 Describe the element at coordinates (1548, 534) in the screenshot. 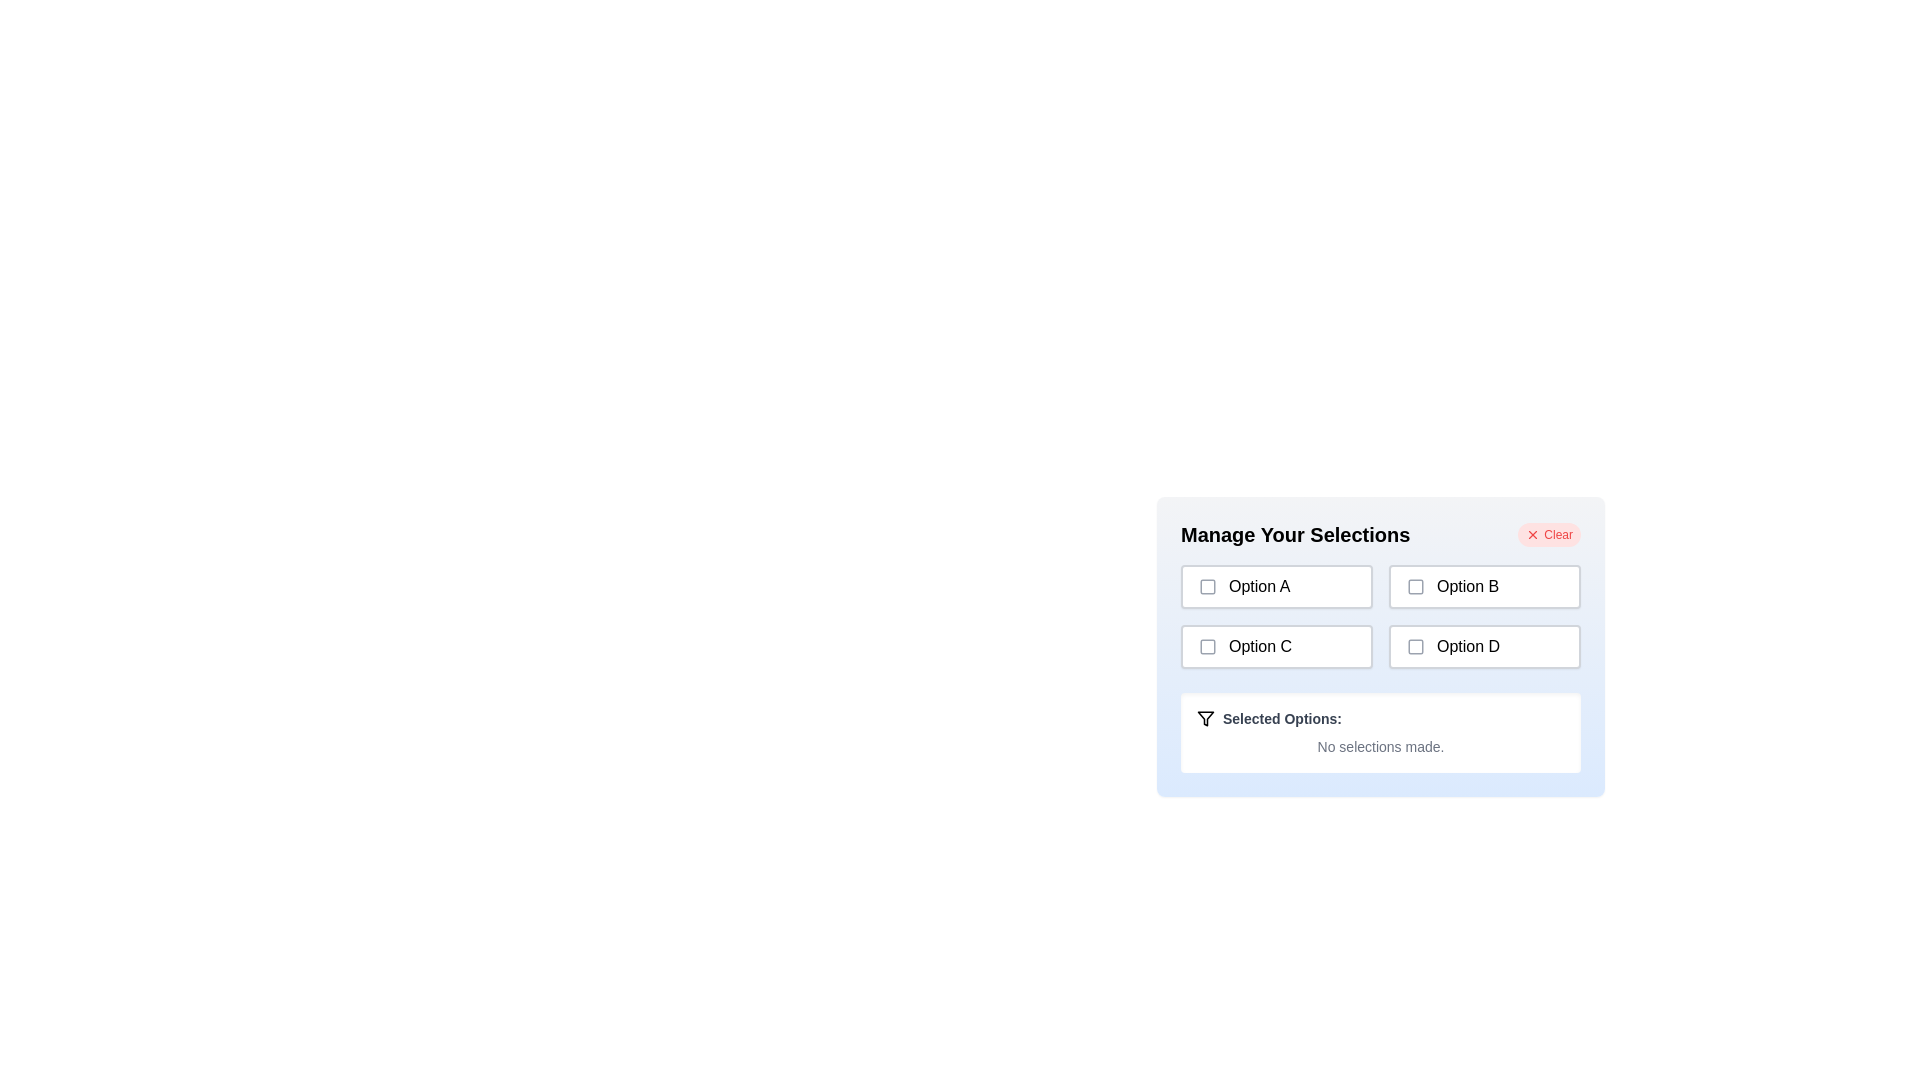

I see `'Clear' button to clear all selected items` at that location.